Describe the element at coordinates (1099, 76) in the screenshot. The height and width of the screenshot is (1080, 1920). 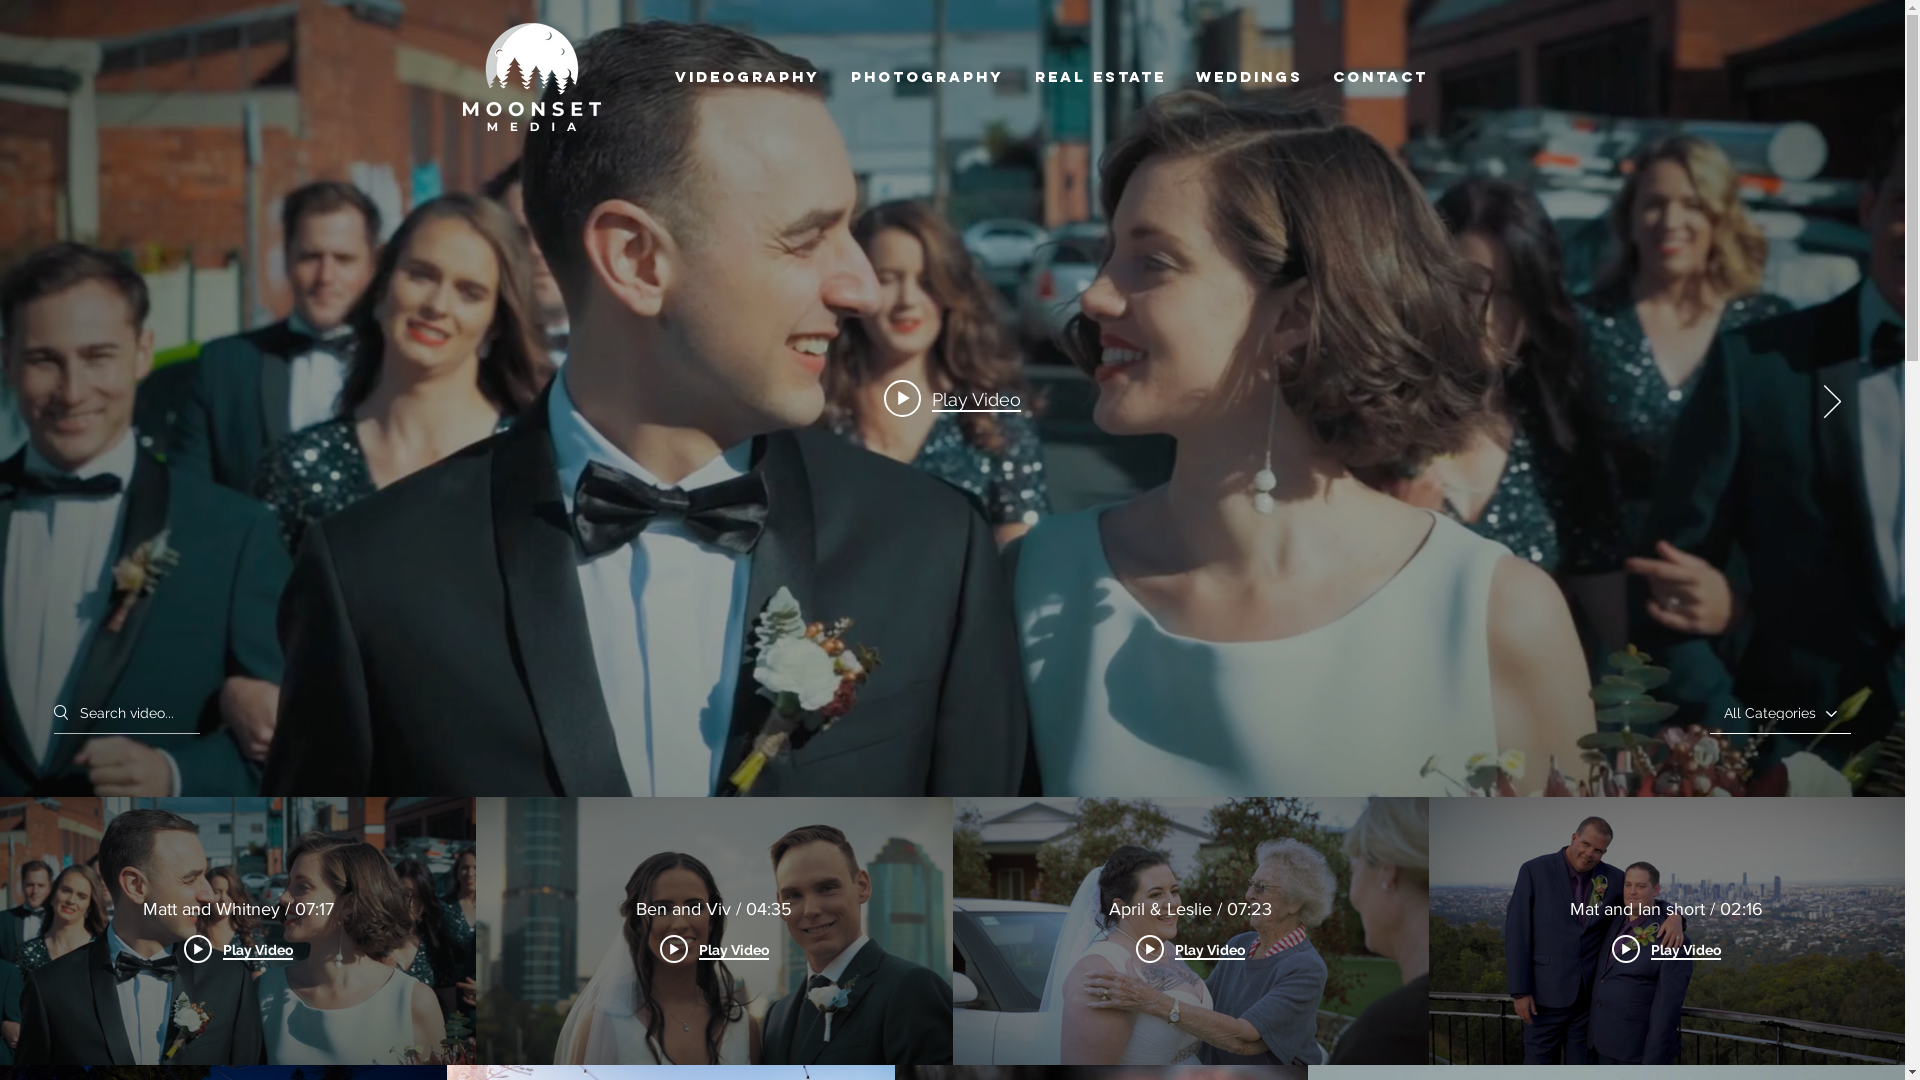
I see `'REAL ESTATE'` at that location.